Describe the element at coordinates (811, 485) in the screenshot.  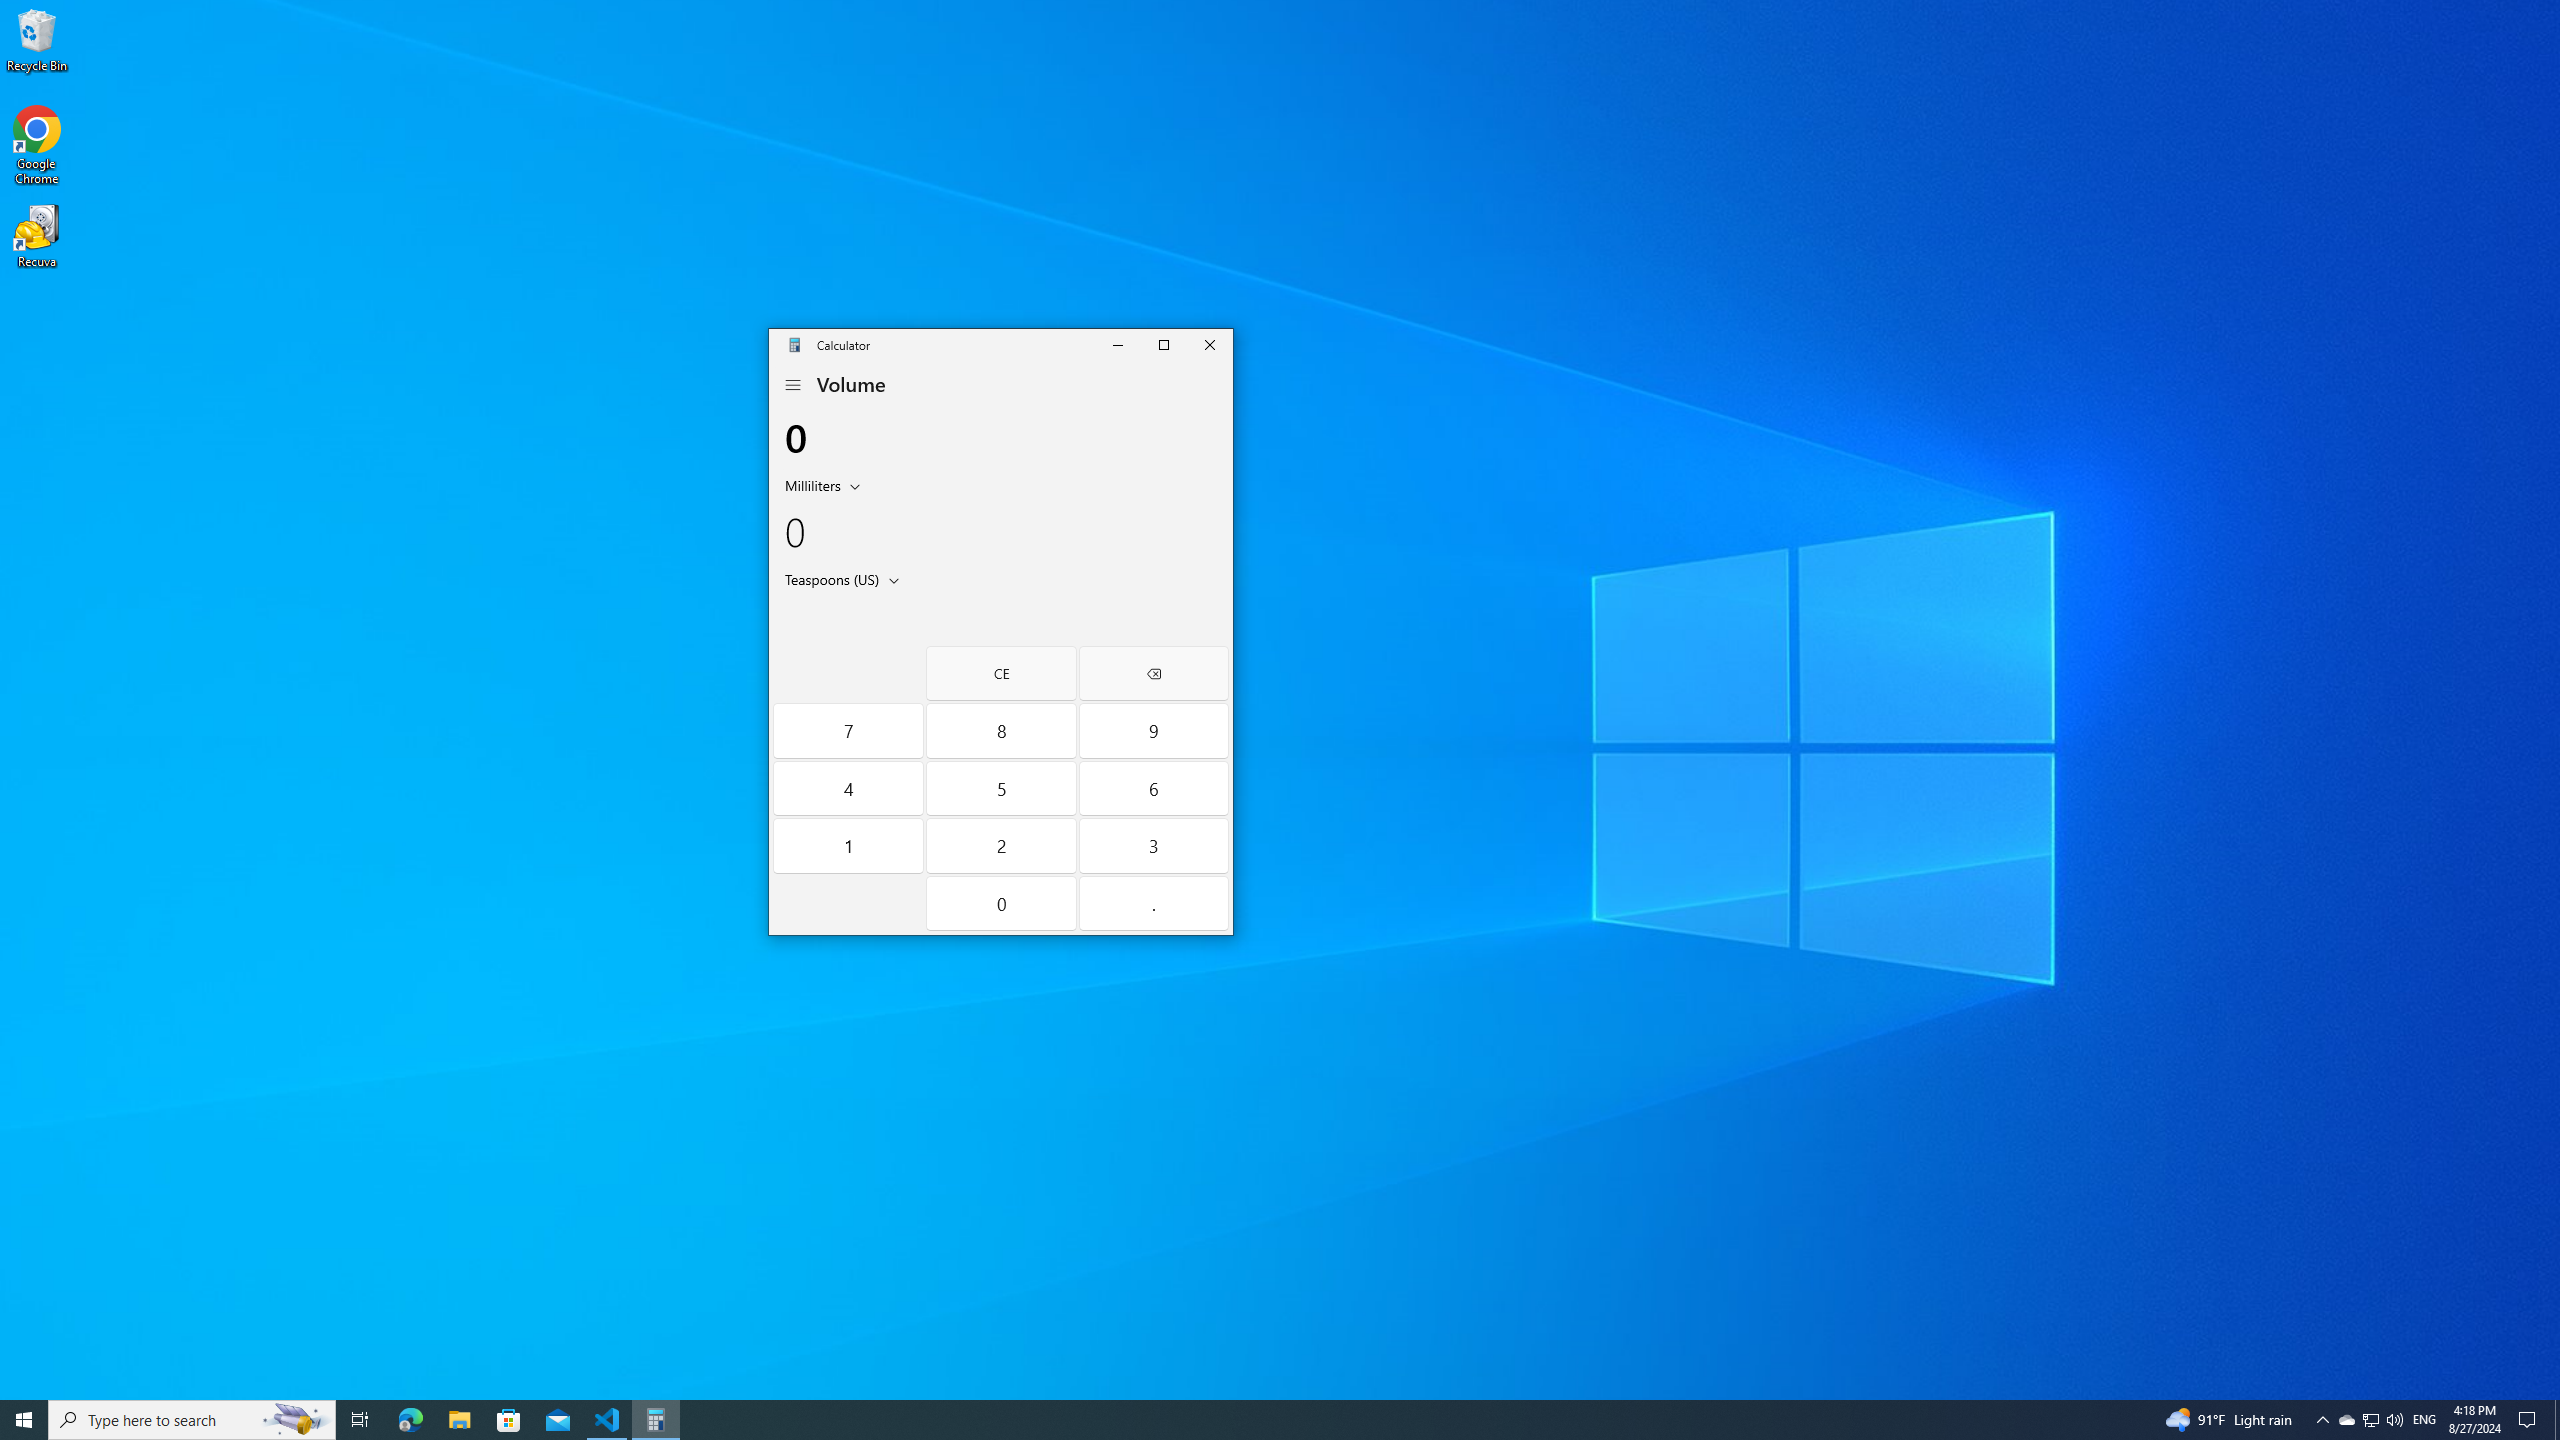
I see `'Milliliters'` at that location.